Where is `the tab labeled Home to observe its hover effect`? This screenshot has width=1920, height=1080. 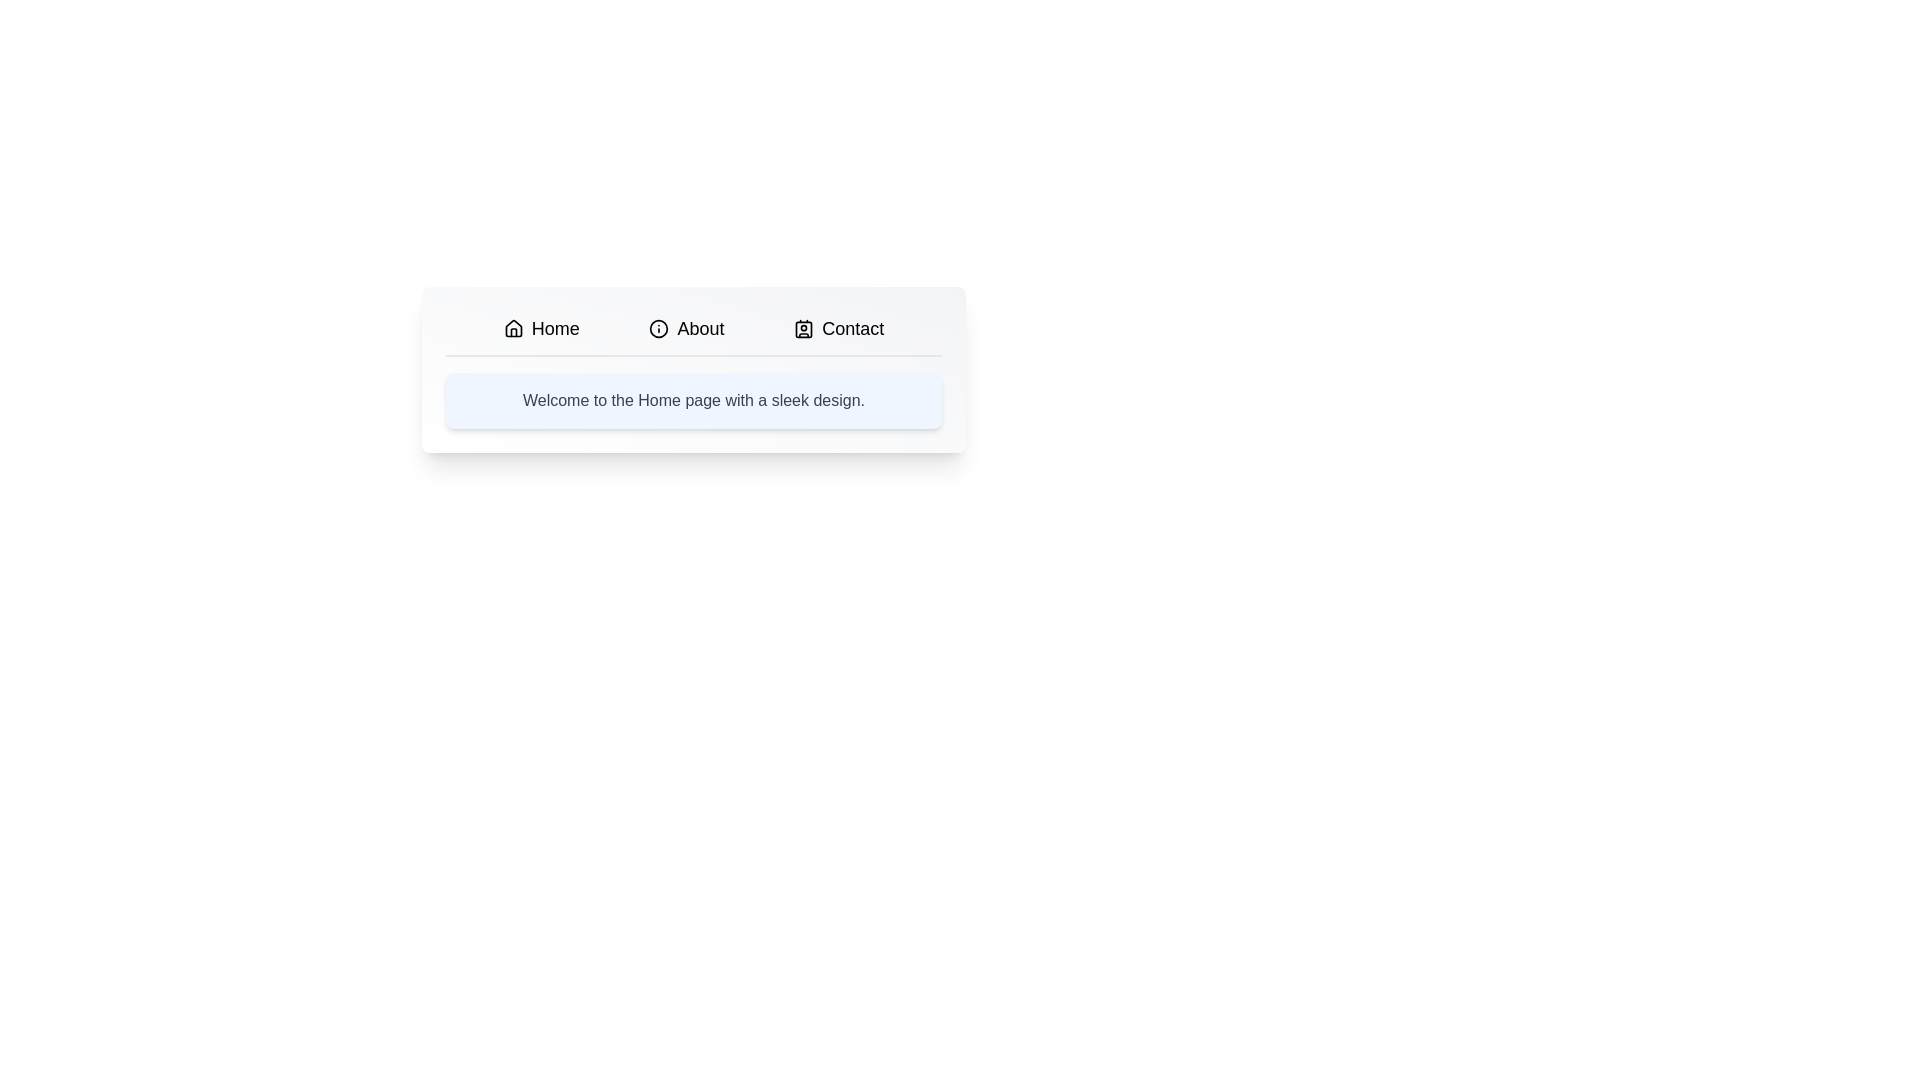 the tab labeled Home to observe its hover effect is located at coordinates (541, 327).